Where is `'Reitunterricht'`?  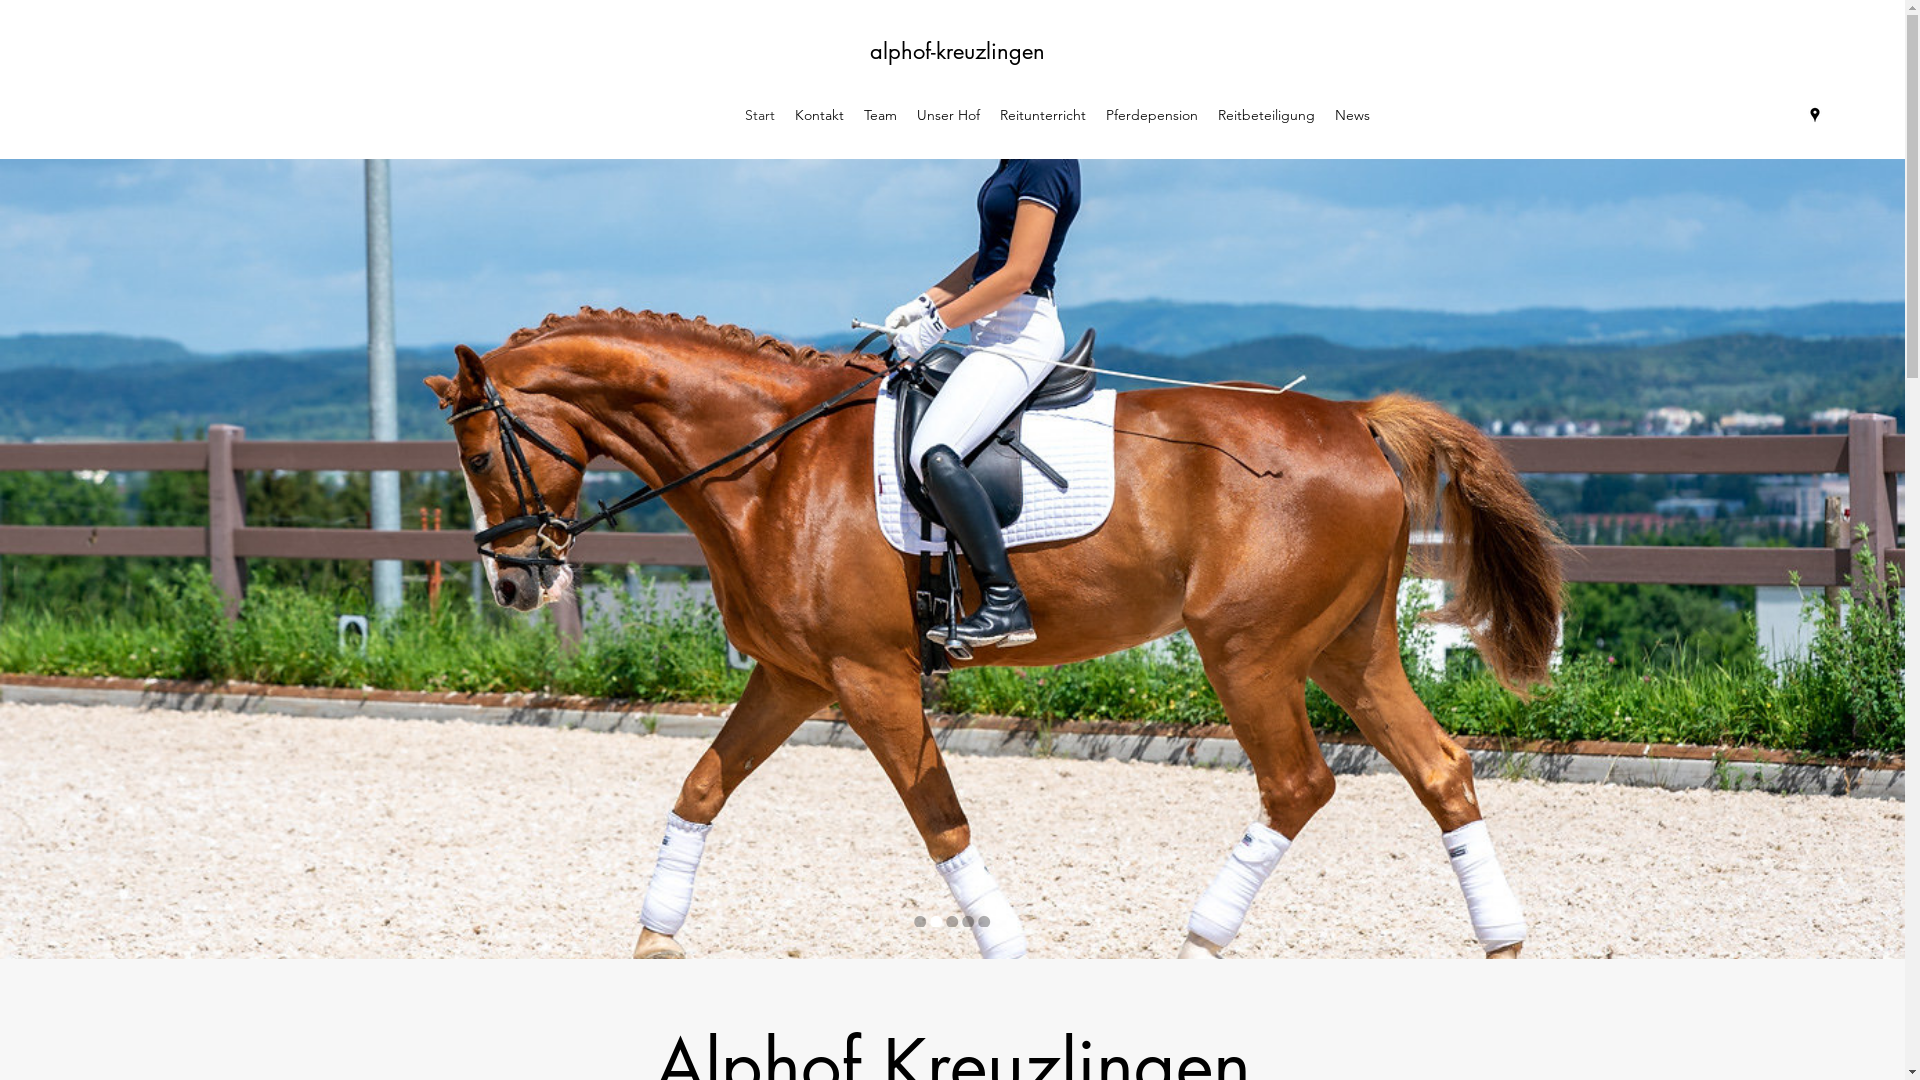
'Reitunterricht' is located at coordinates (1041, 115).